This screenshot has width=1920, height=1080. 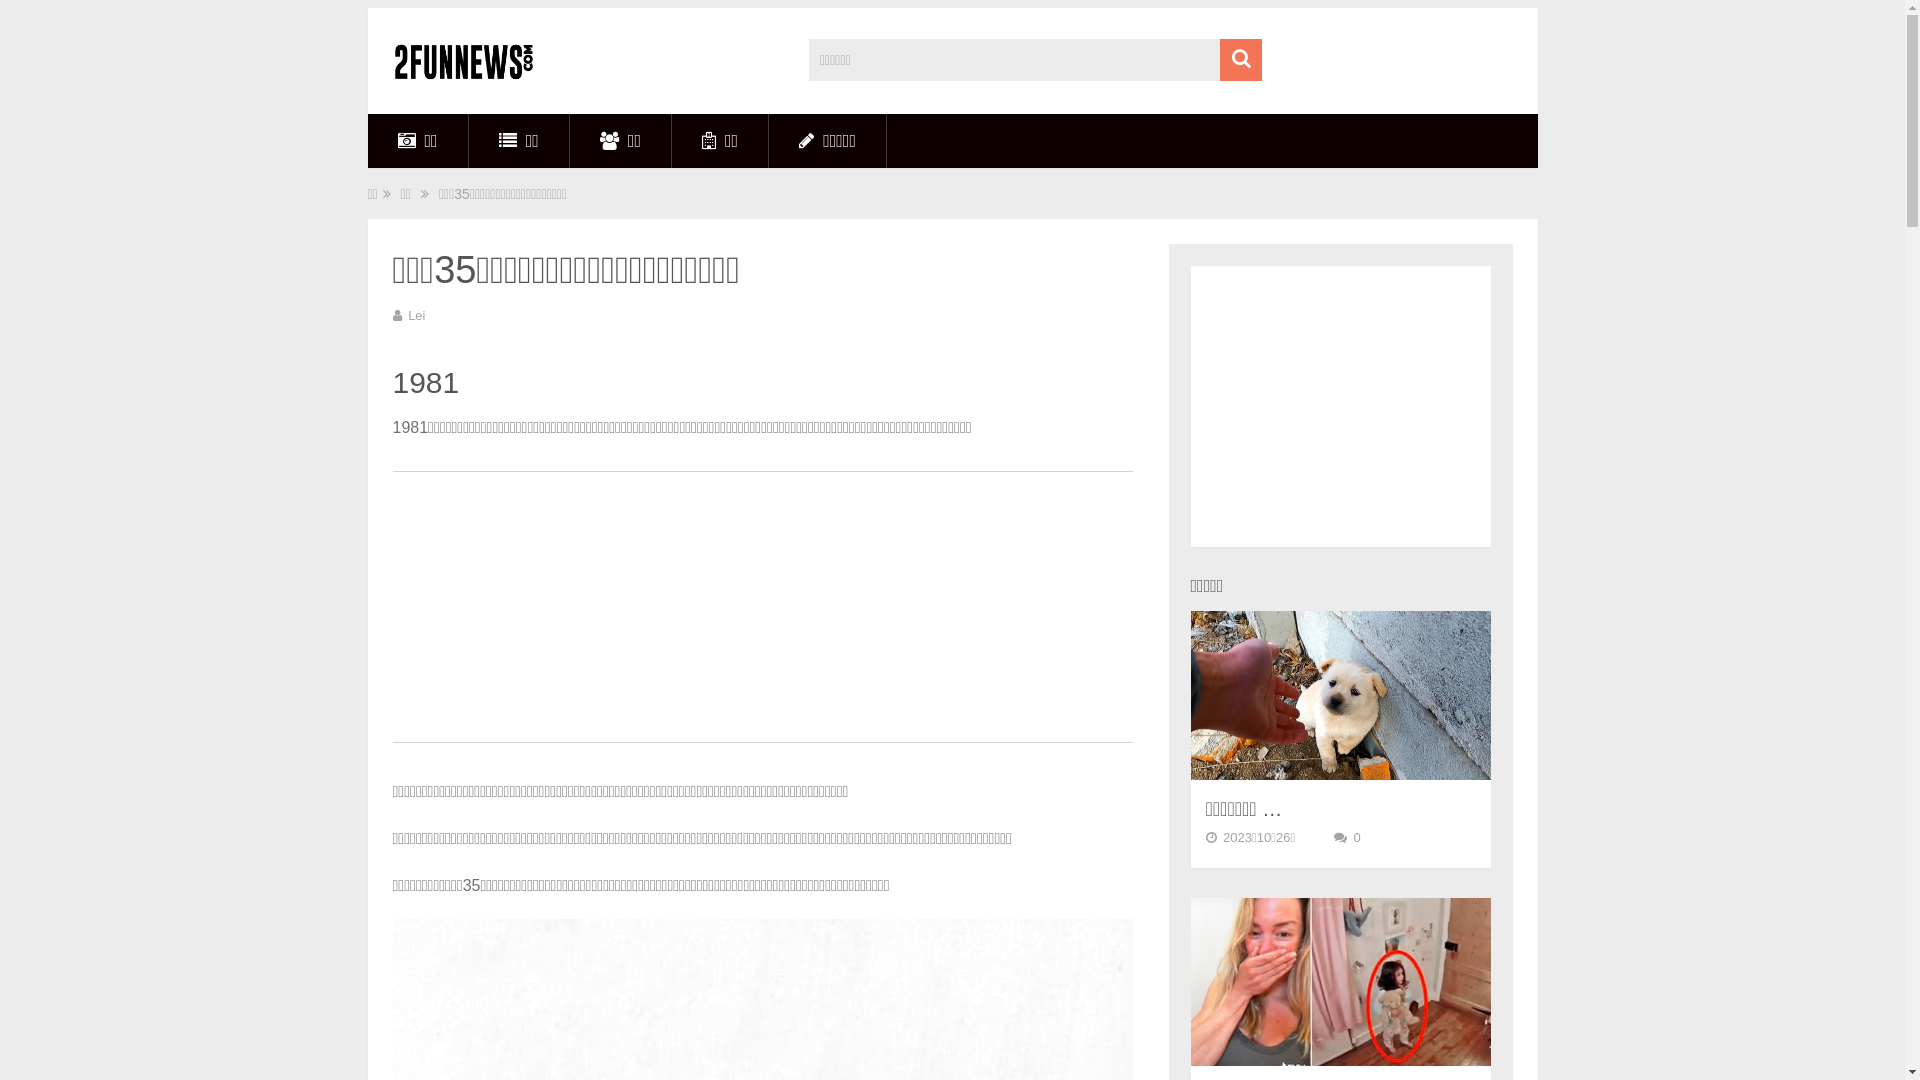 What do you see at coordinates (415, 315) in the screenshot?
I see `'Lei'` at bounding box center [415, 315].